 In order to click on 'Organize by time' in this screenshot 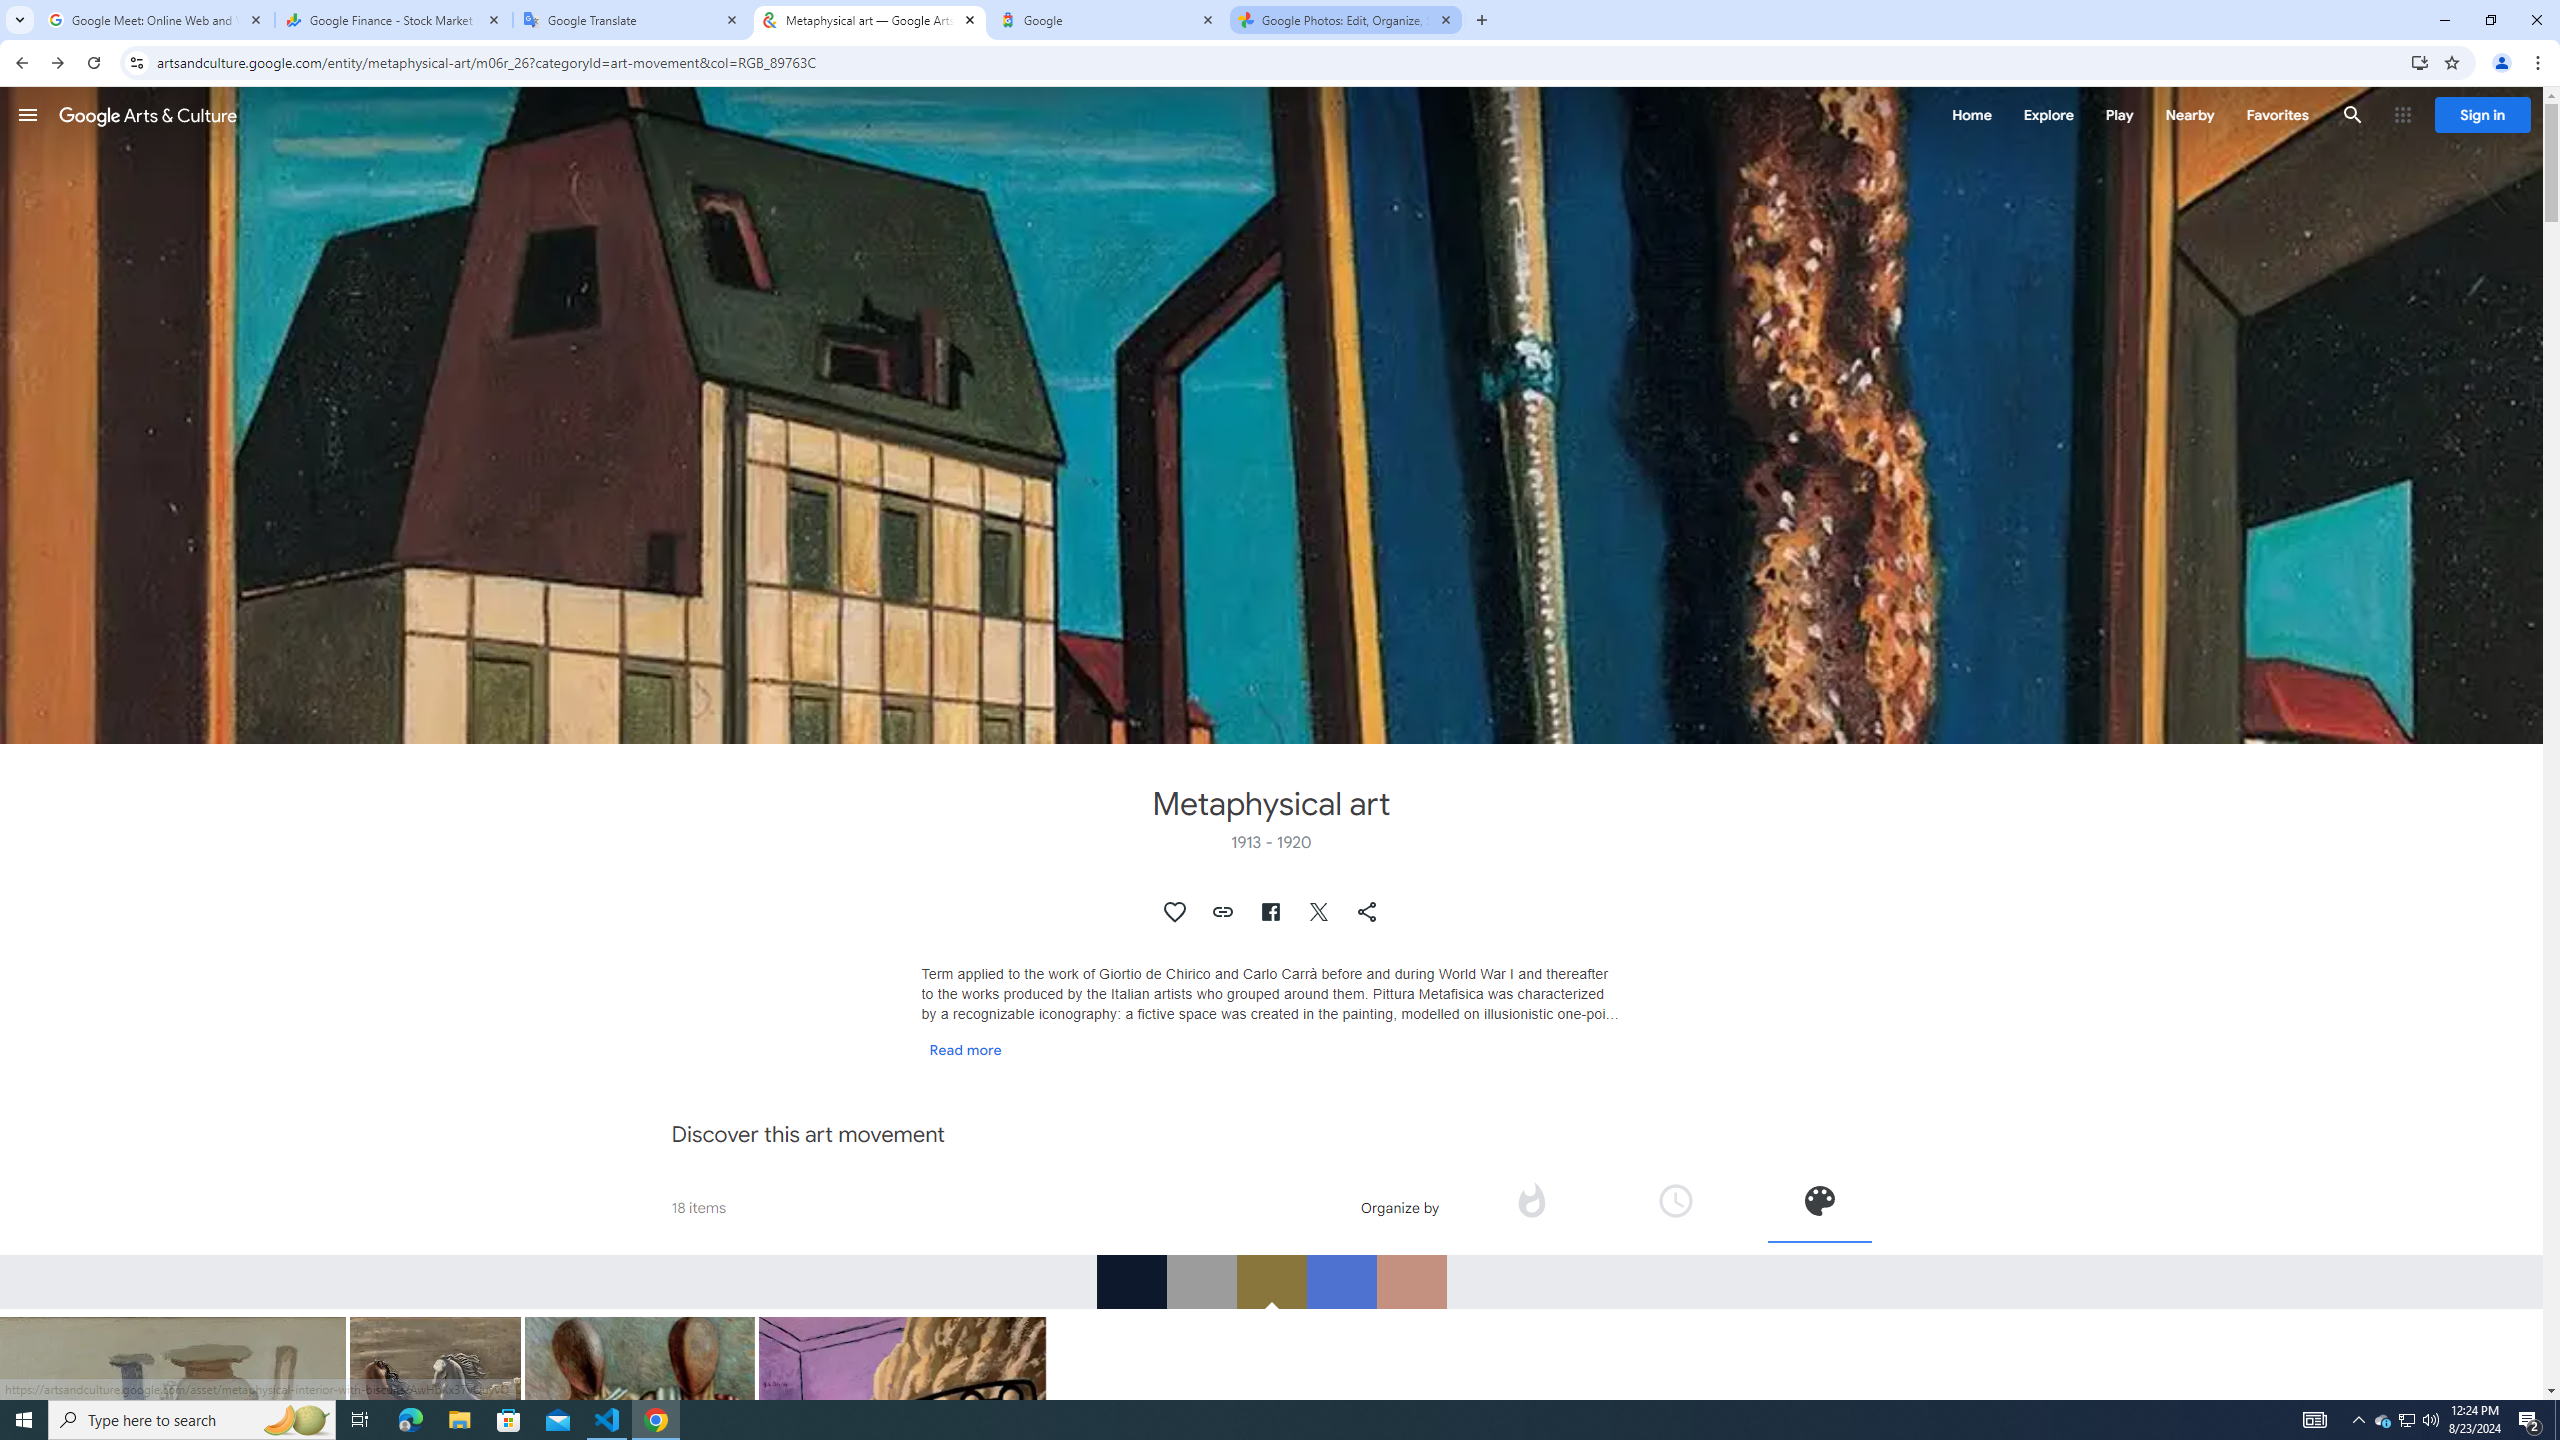, I will do `click(1675, 1206)`.